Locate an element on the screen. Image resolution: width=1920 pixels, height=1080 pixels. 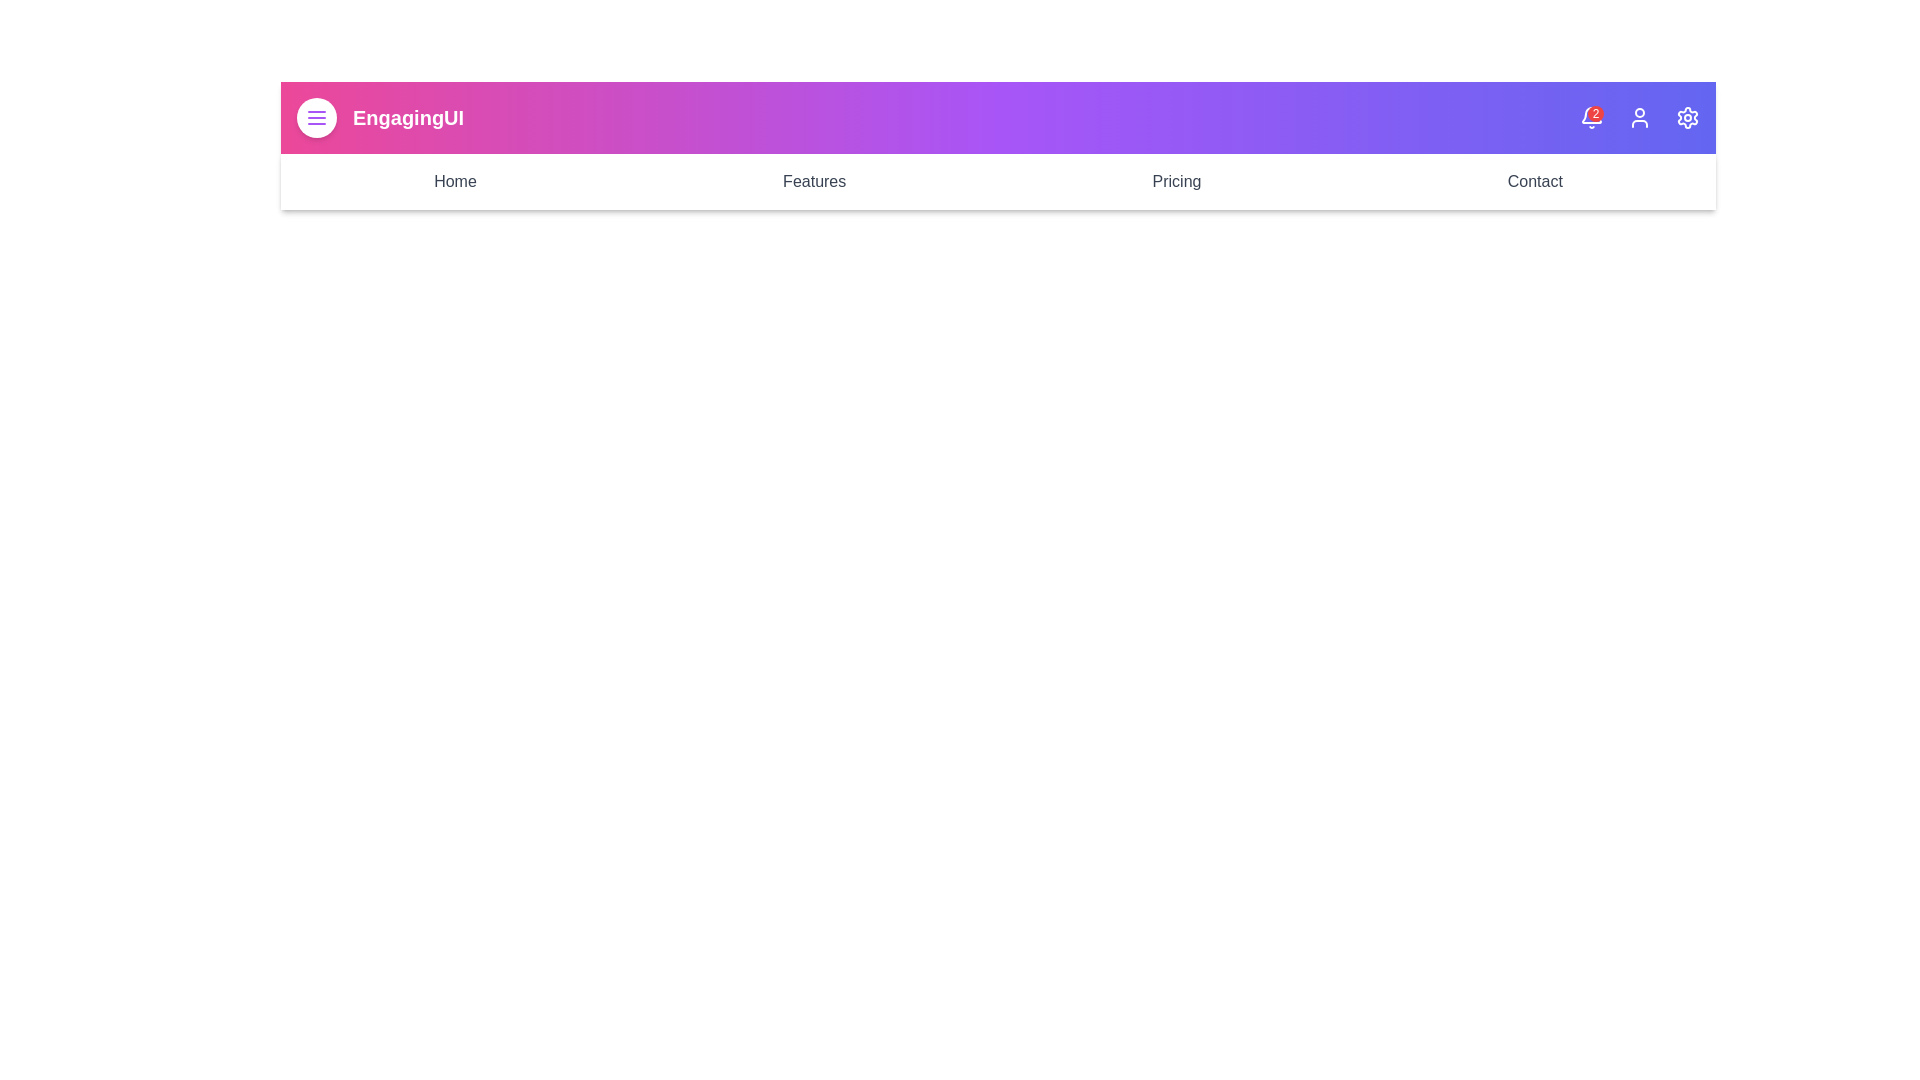
the settings icon to observe its visual feedback is located at coordinates (1687, 118).